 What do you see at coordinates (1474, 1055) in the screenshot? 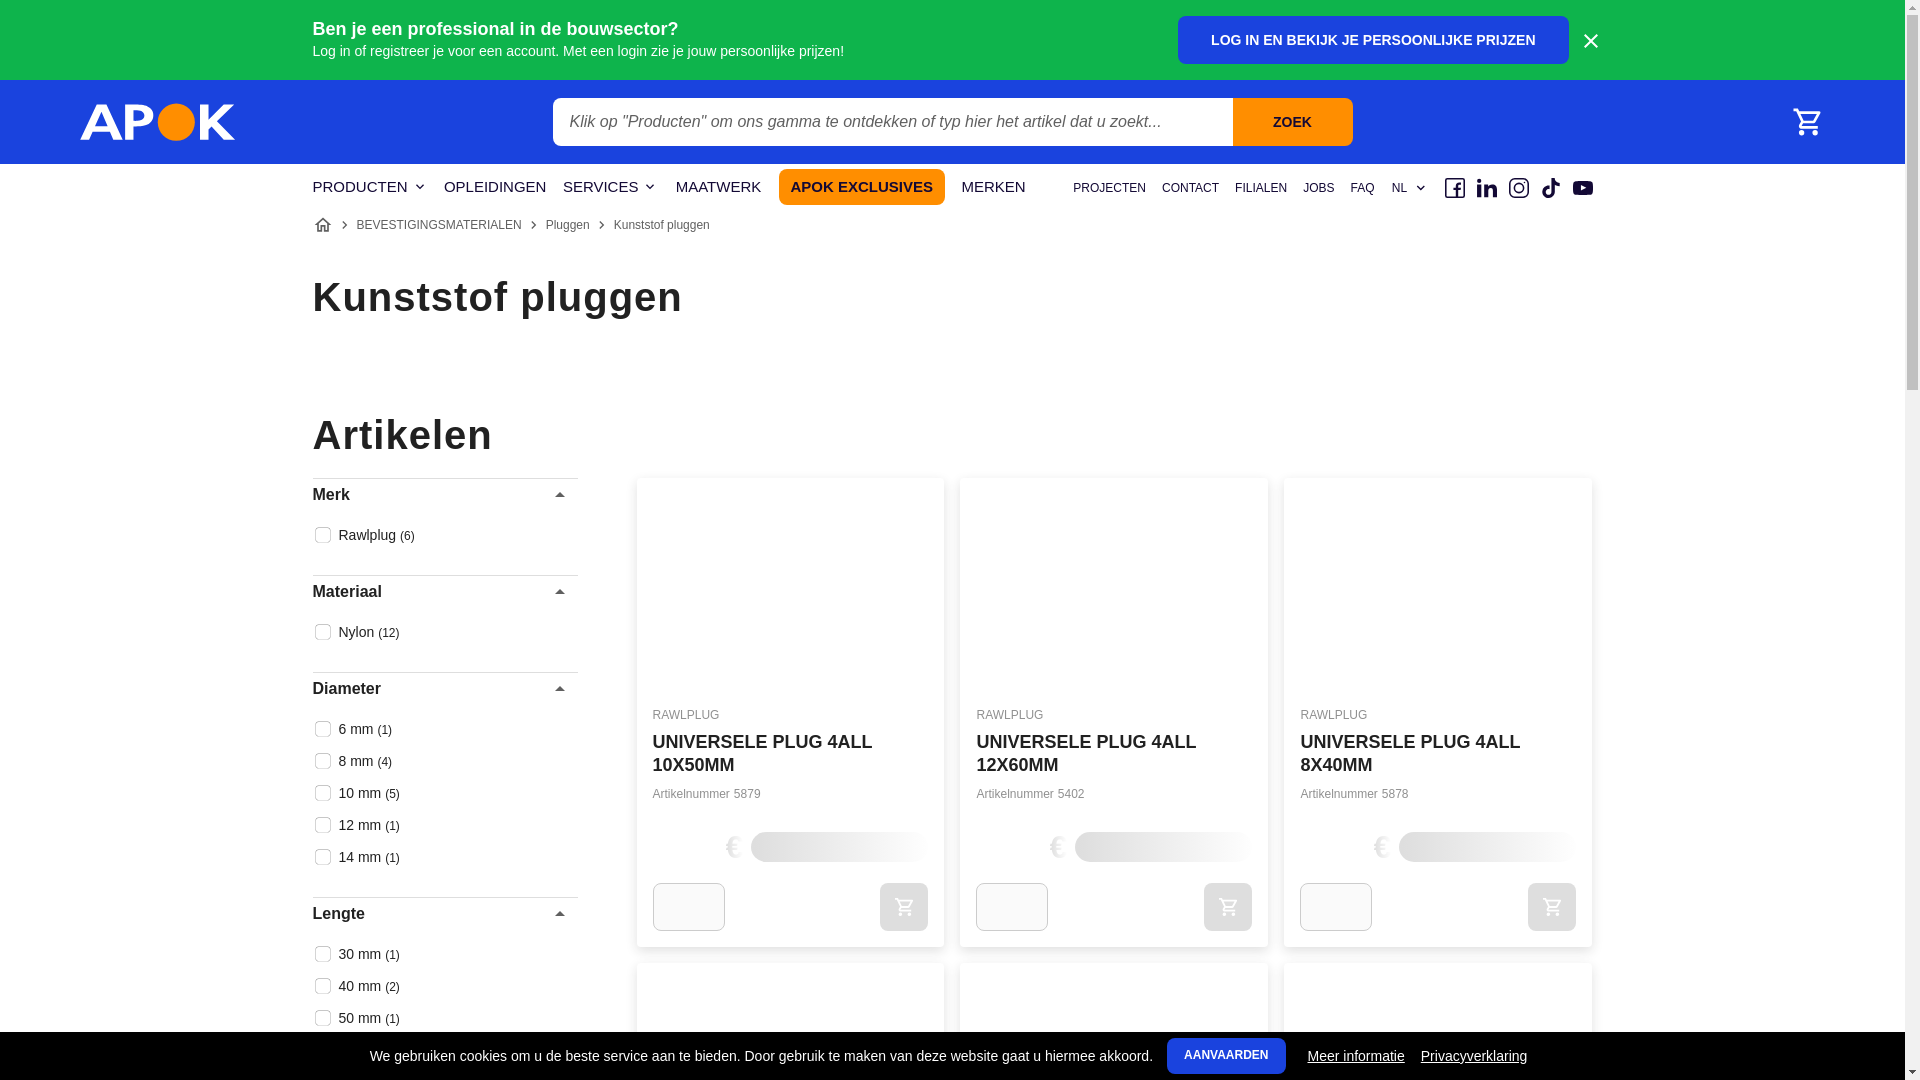
I see `'Privacyverklaring'` at bounding box center [1474, 1055].